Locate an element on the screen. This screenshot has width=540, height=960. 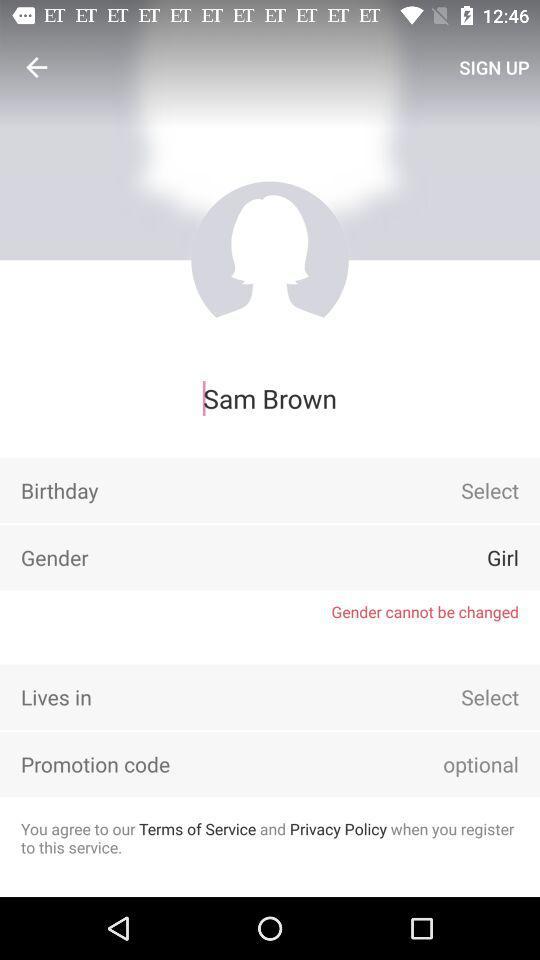
move cursor to box is located at coordinates (453, 763).